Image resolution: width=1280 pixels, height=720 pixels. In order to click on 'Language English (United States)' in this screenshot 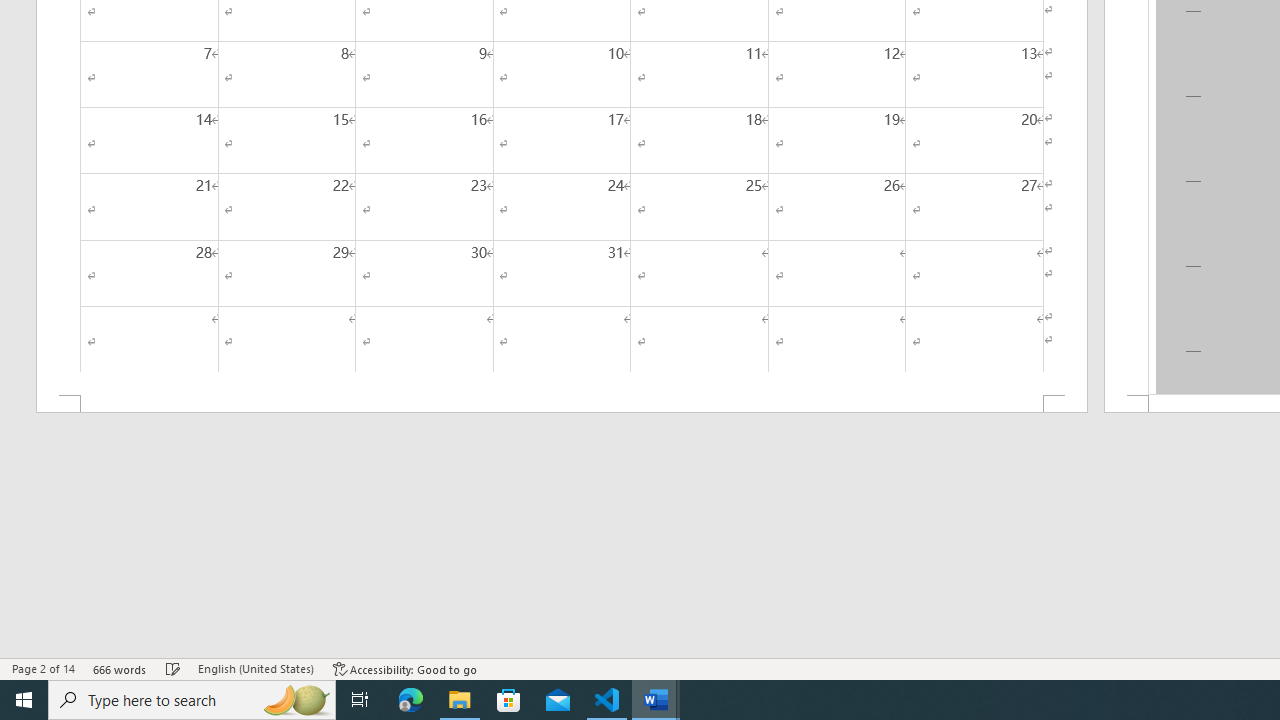, I will do `click(255, 669)`.